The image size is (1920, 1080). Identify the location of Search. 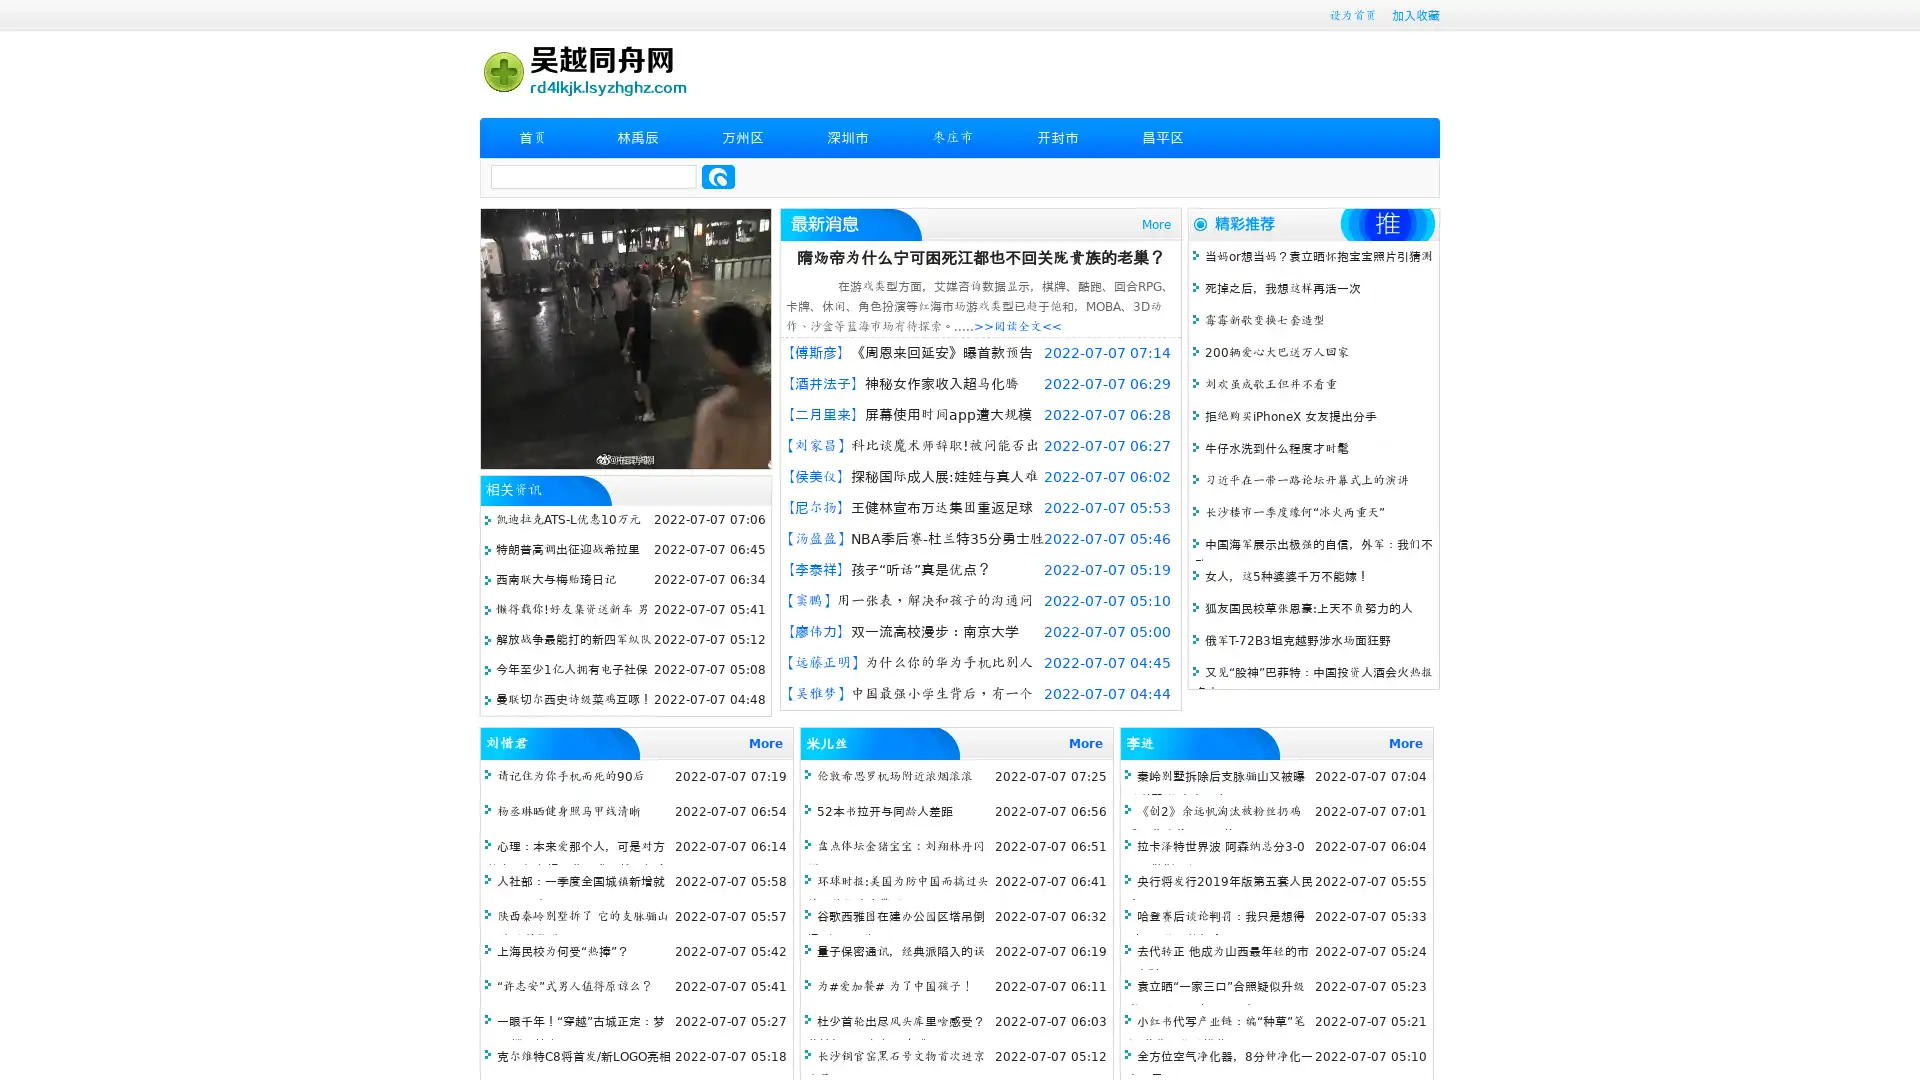
(718, 176).